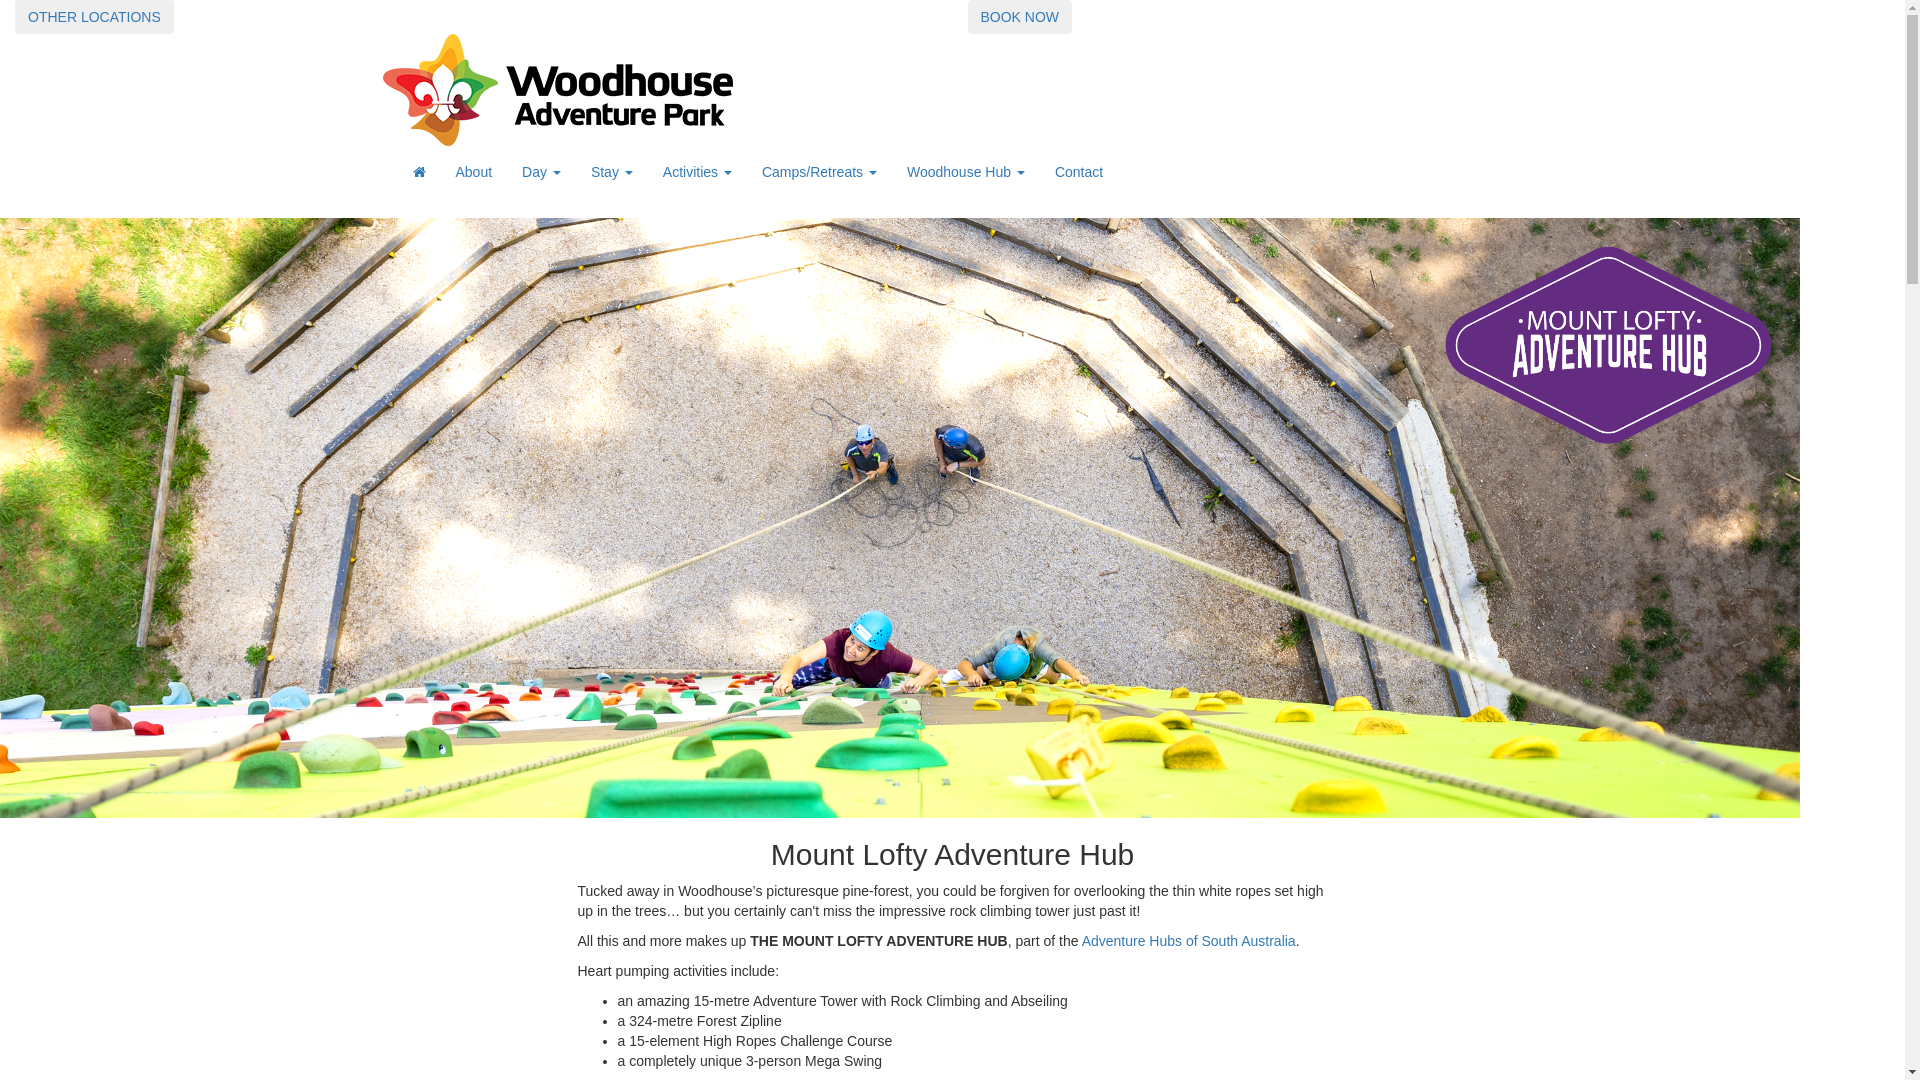 This screenshot has width=1920, height=1080. What do you see at coordinates (541, 171) in the screenshot?
I see `'Day'` at bounding box center [541, 171].